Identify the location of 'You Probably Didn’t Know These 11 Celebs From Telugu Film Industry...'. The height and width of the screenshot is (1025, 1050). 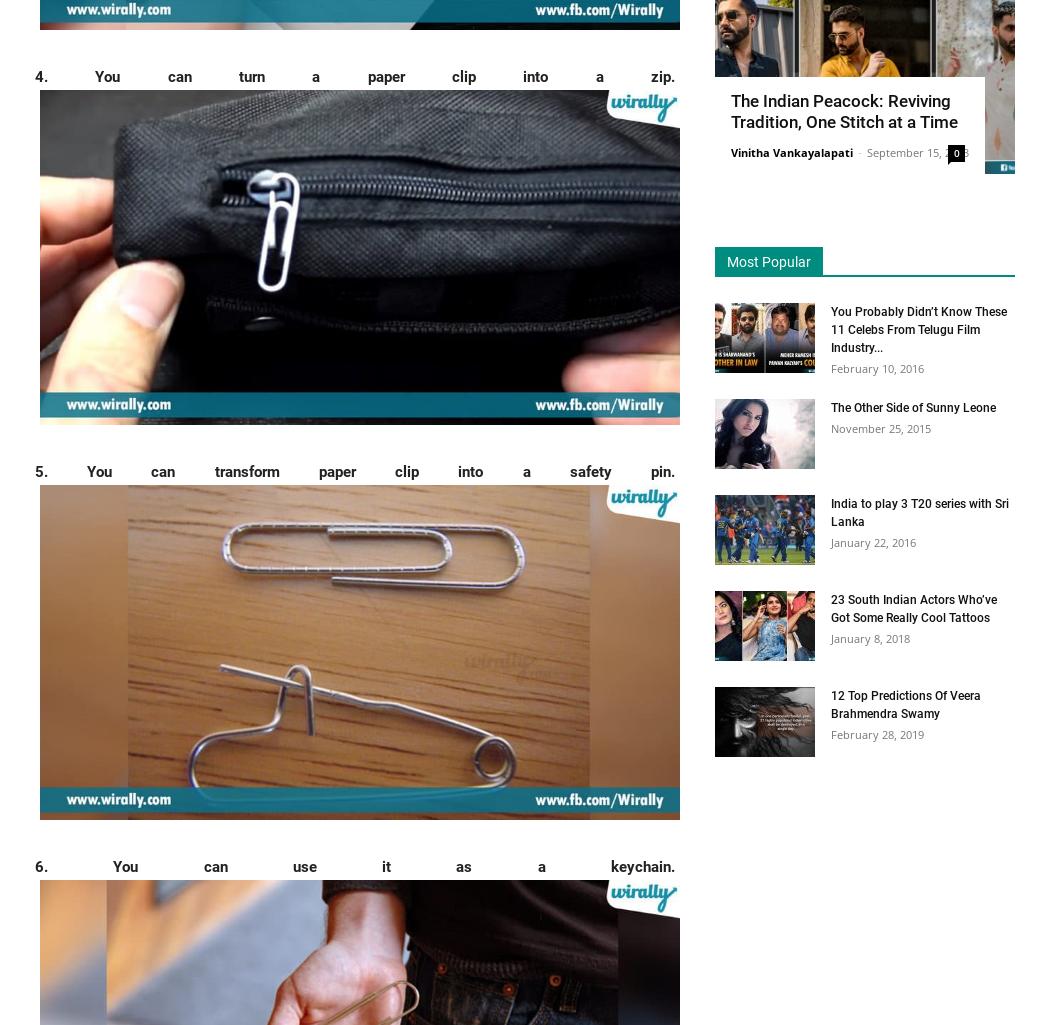
(918, 328).